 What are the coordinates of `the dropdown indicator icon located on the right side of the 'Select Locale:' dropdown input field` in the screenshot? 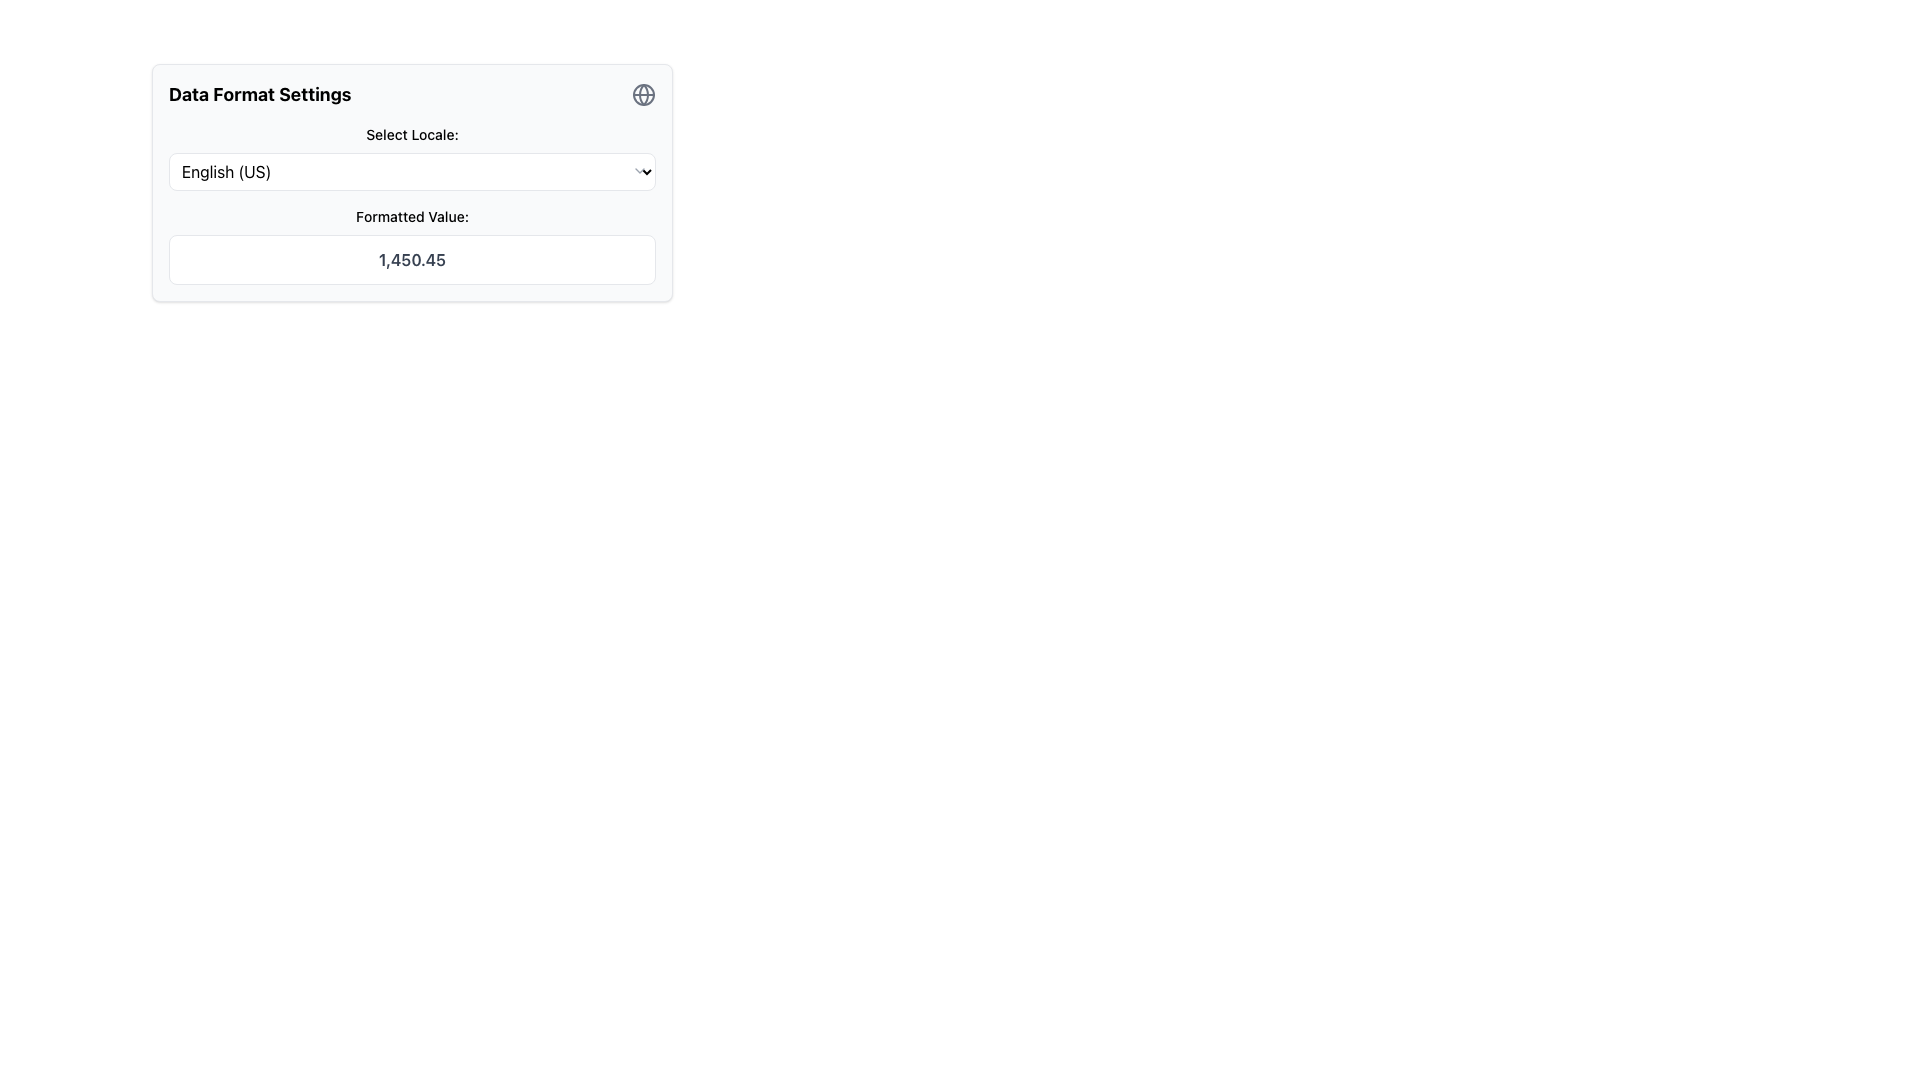 It's located at (638, 169).